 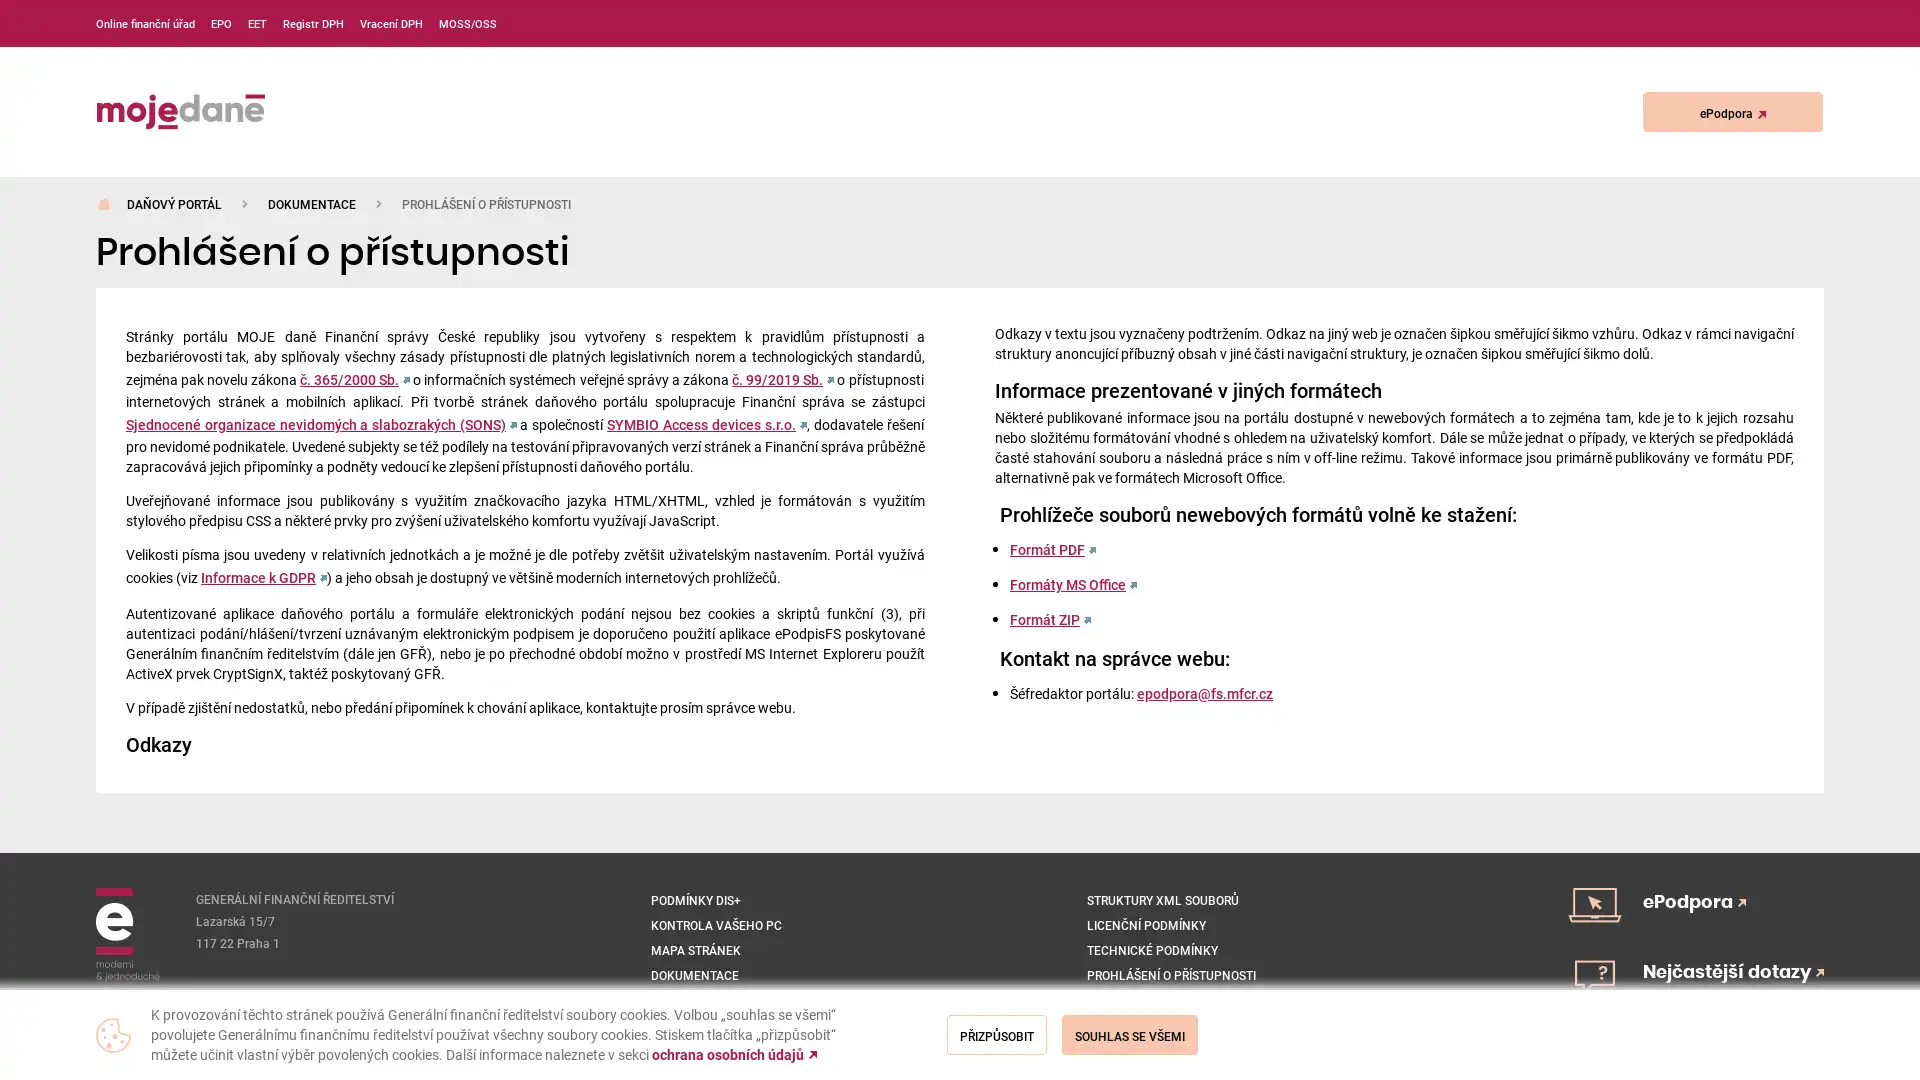 I want to click on Prizpusobit, so click(x=997, y=1034).